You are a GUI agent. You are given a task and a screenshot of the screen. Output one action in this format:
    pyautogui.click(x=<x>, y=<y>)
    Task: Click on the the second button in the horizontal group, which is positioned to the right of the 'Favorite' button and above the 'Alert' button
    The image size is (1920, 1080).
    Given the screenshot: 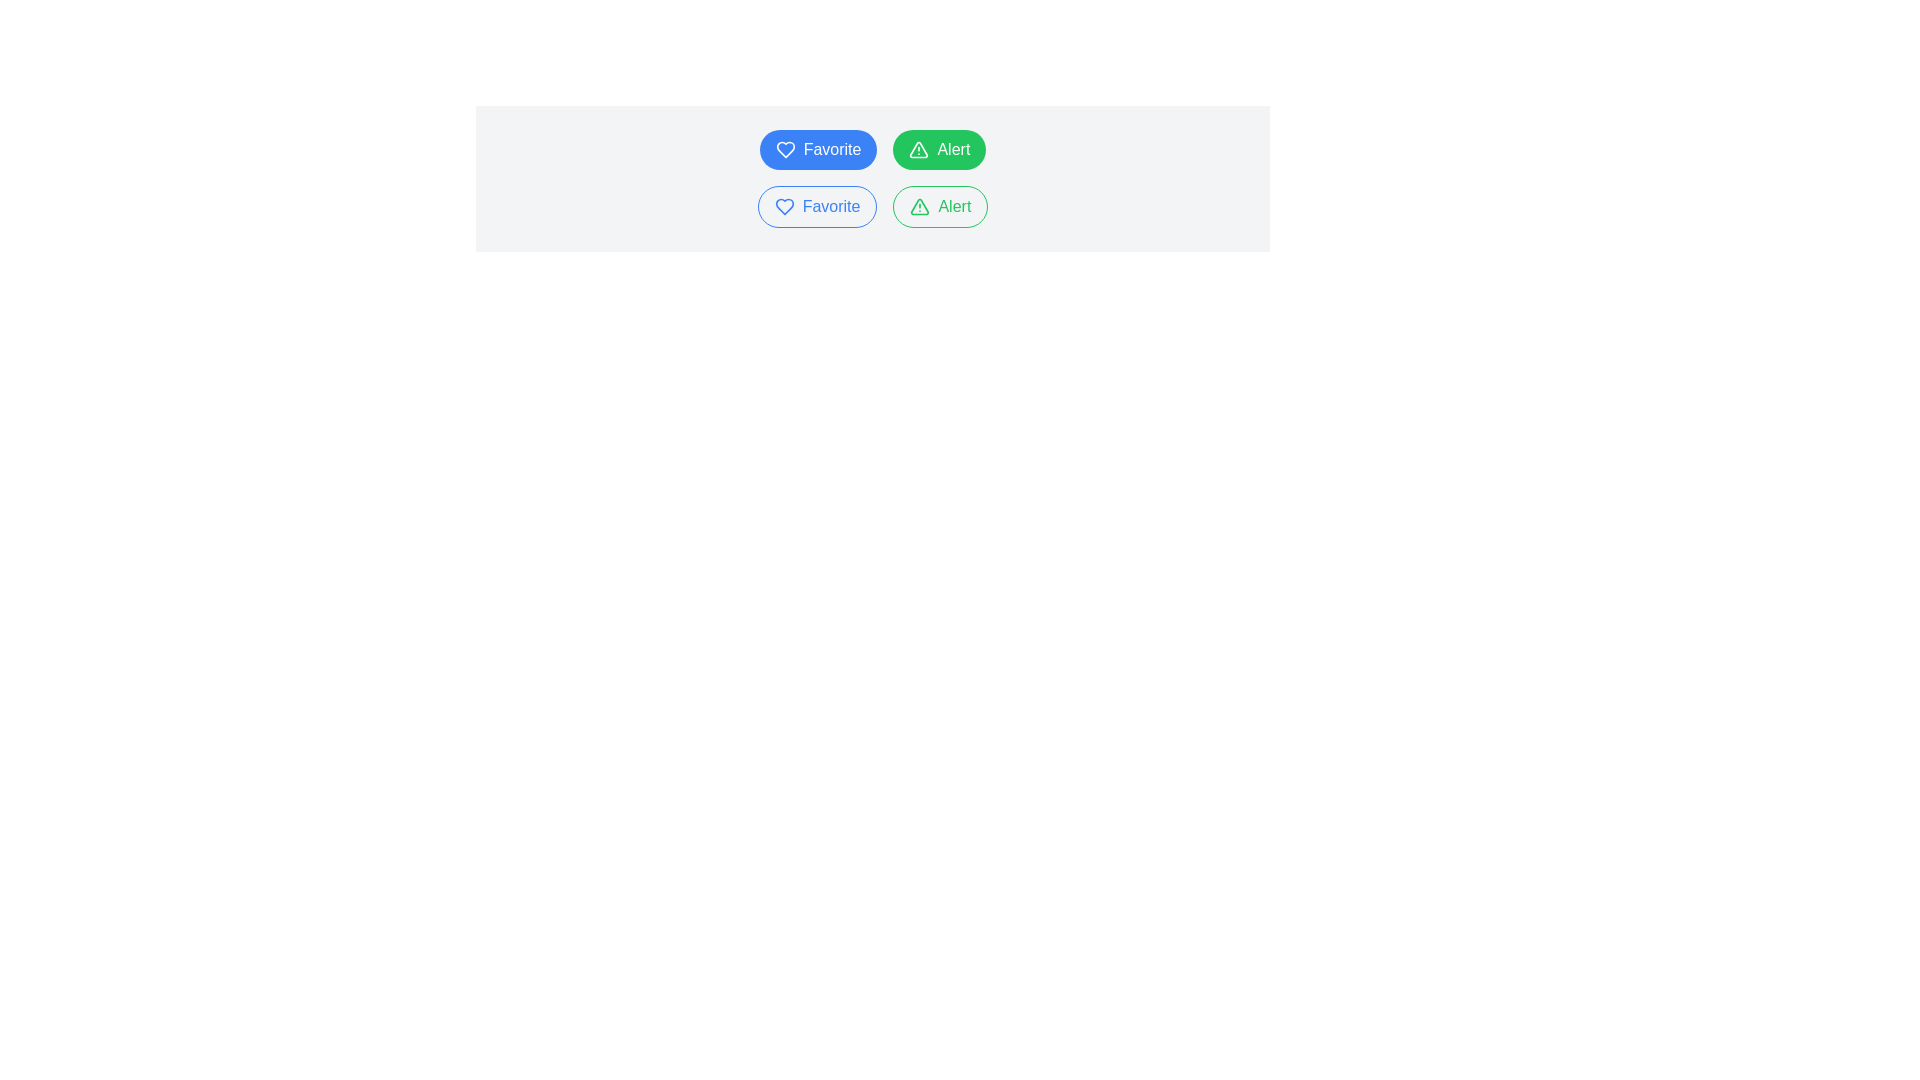 What is the action you would take?
    pyautogui.click(x=938, y=149)
    